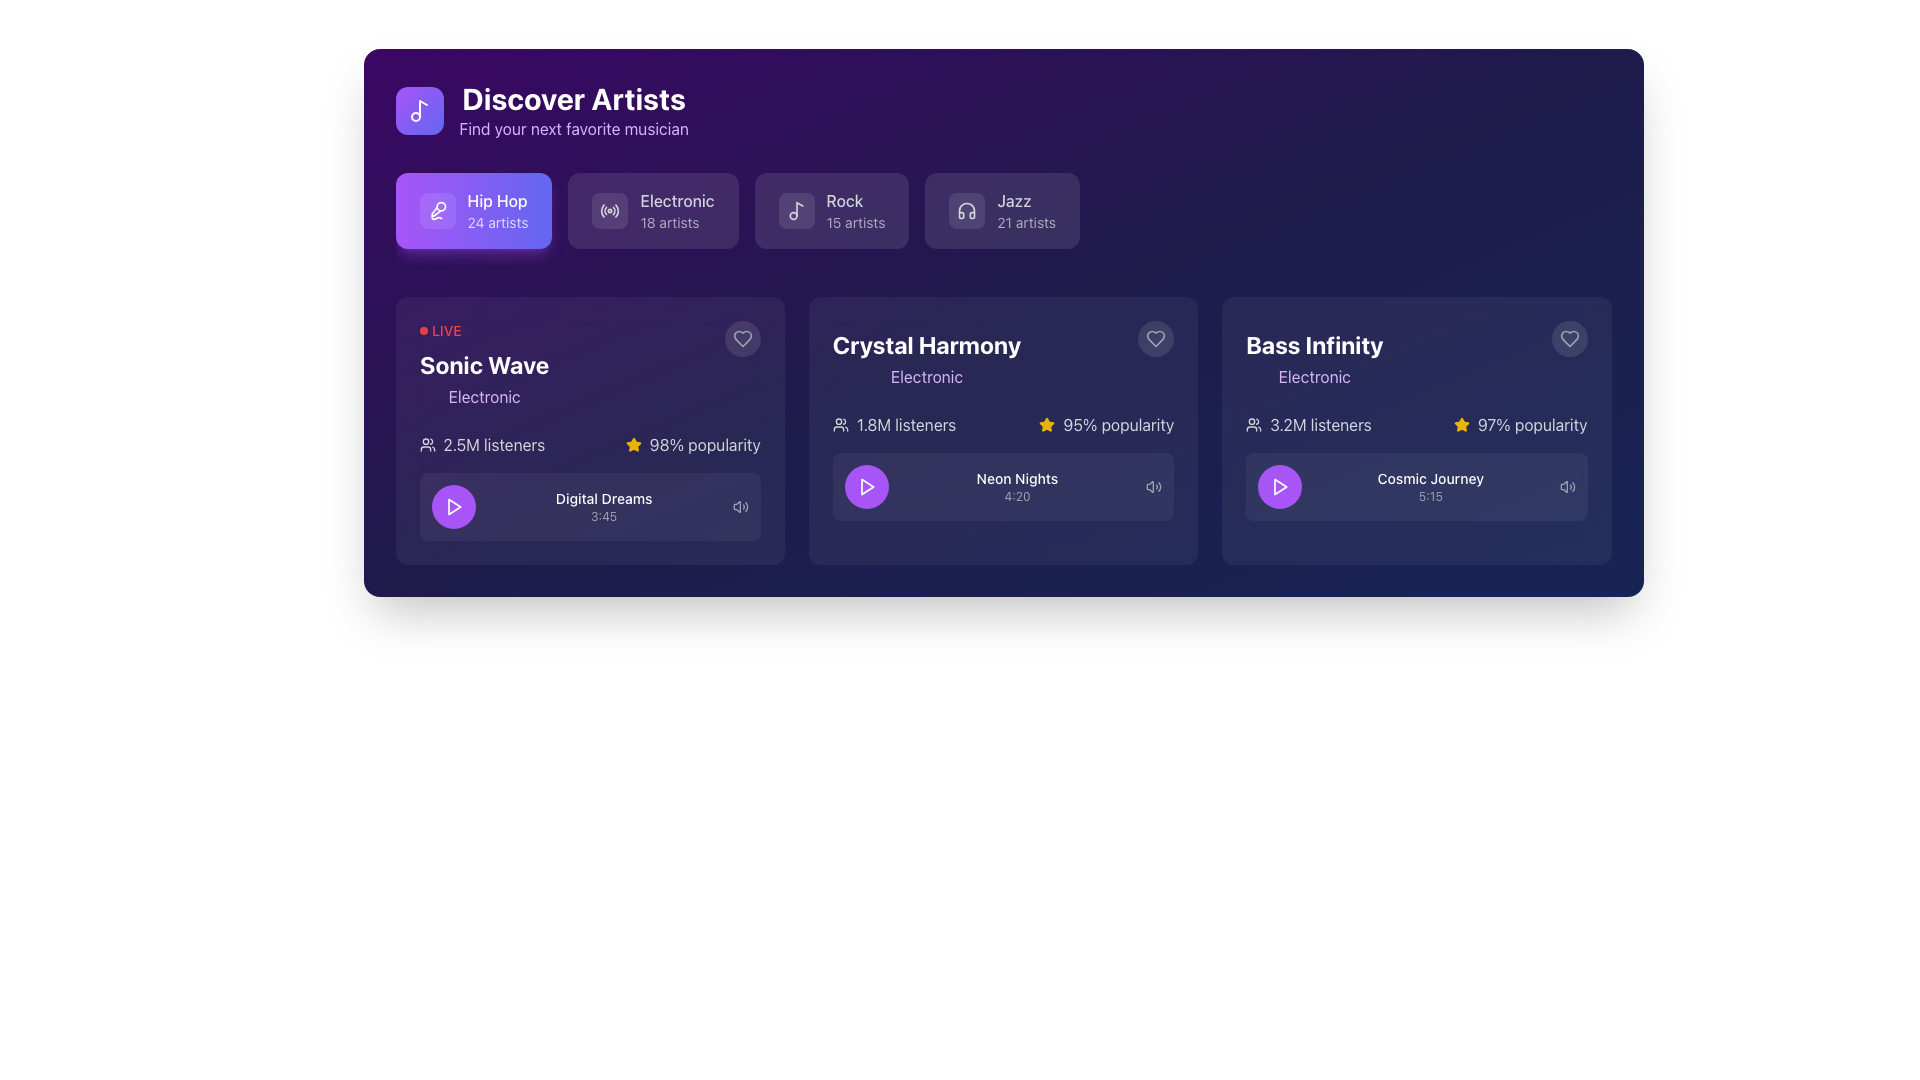  What do you see at coordinates (677, 200) in the screenshot?
I see `the 'Electronic' music category label located in the second category block of the 'Discover Artists' section, positioned between 'Hip Hop' and 'Rock'` at bounding box center [677, 200].